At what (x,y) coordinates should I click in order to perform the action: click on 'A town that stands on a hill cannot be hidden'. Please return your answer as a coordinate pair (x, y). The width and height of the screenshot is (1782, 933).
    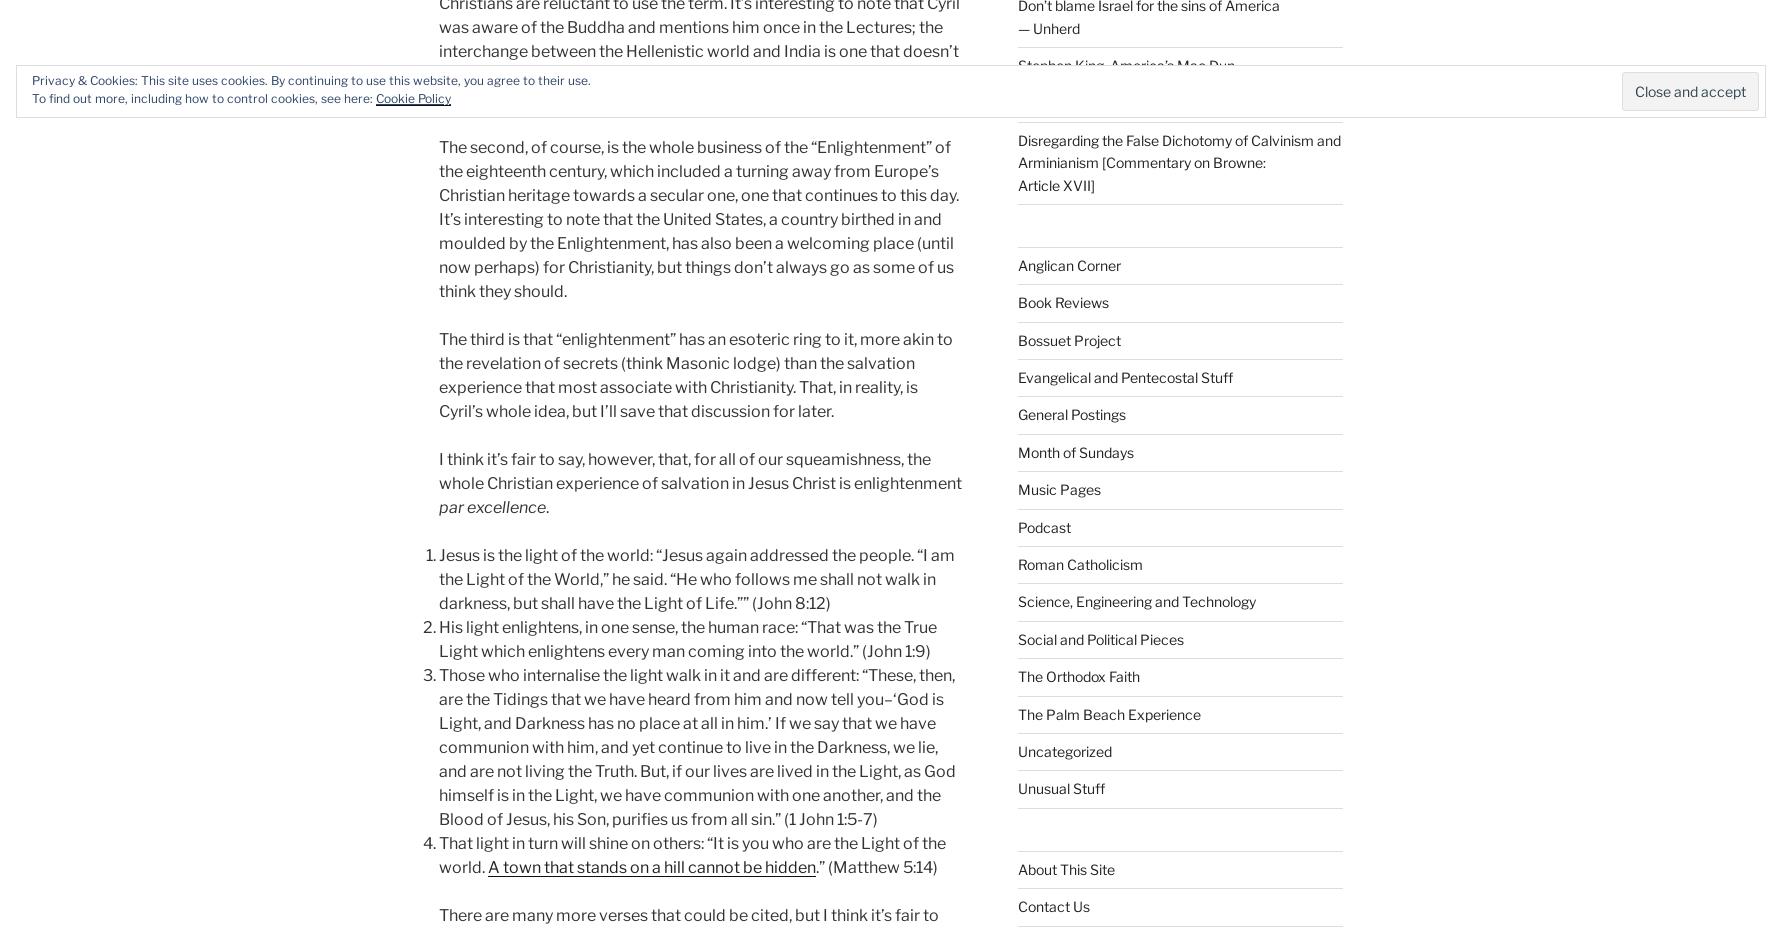
    Looking at the image, I should click on (651, 865).